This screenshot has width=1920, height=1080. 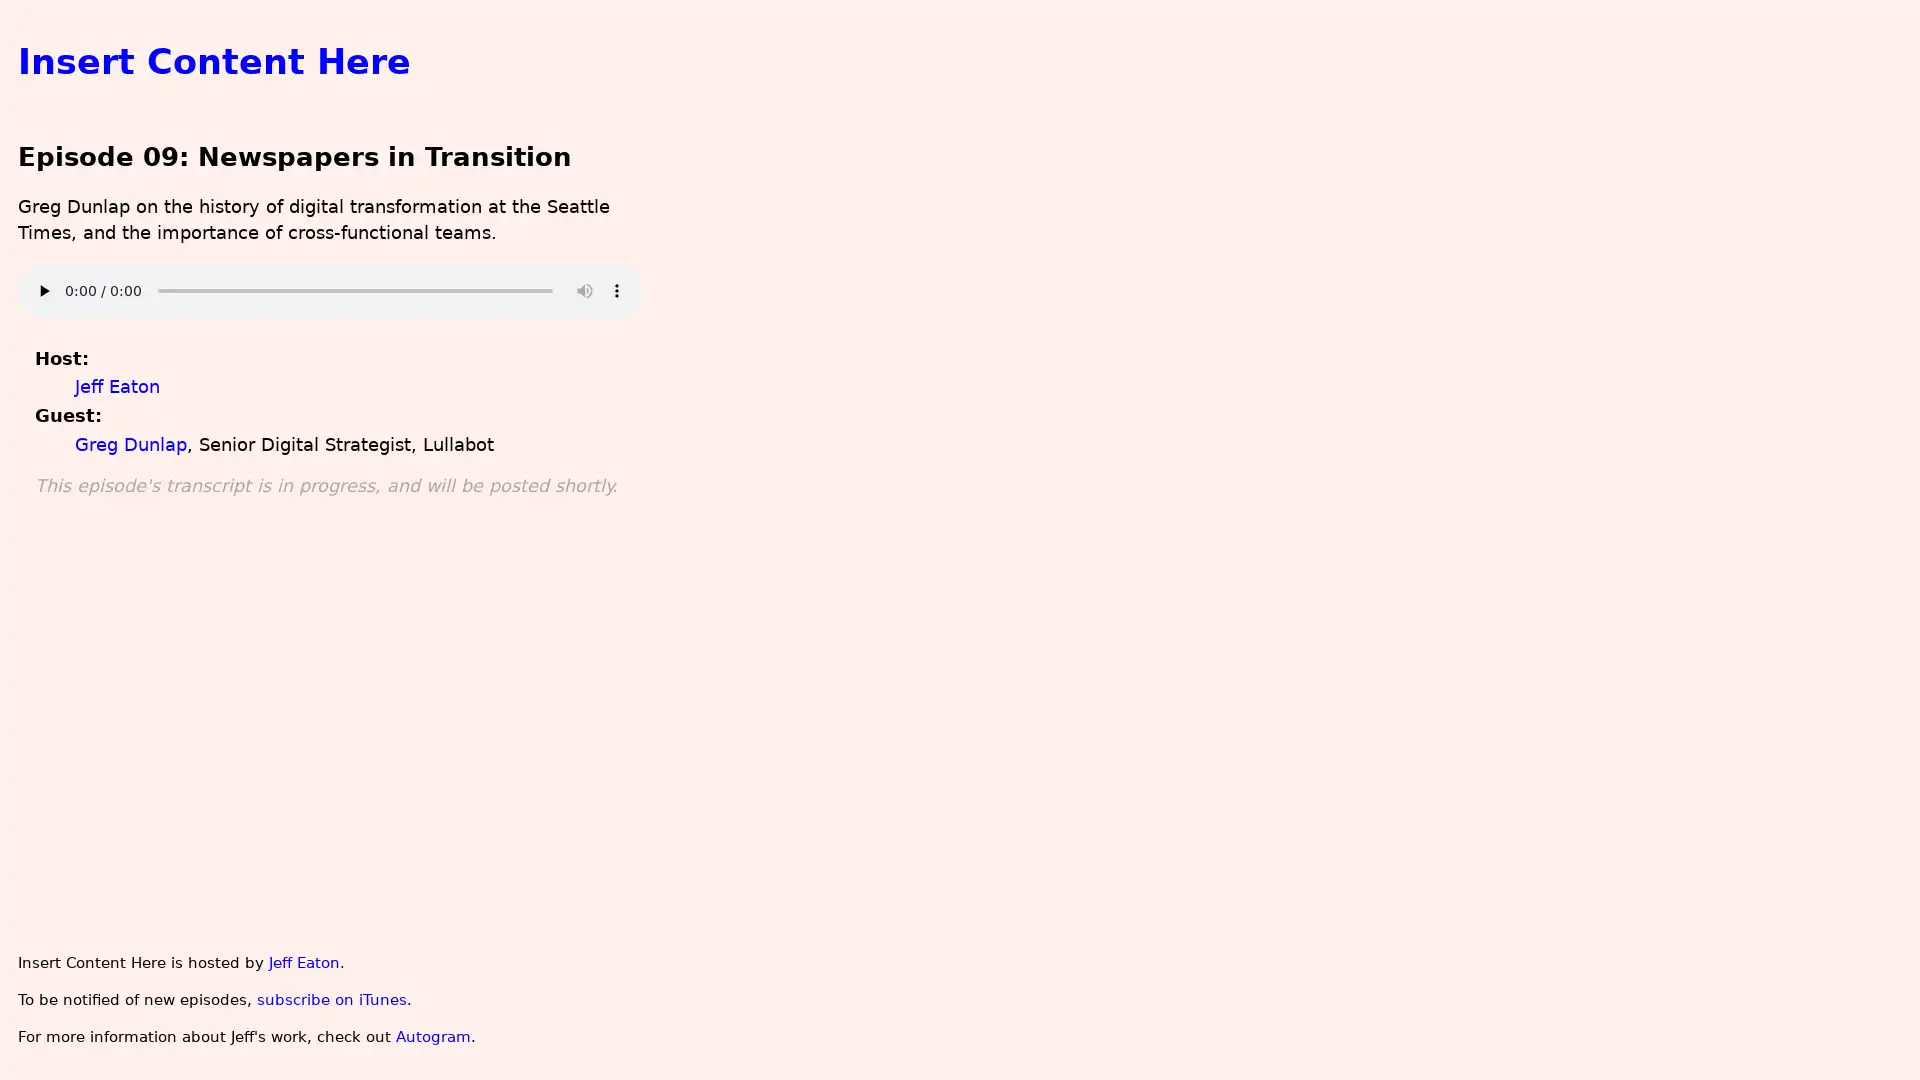 What do you see at coordinates (583, 290) in the screenshot?
I see `mute` at bounding box center [583, 290].